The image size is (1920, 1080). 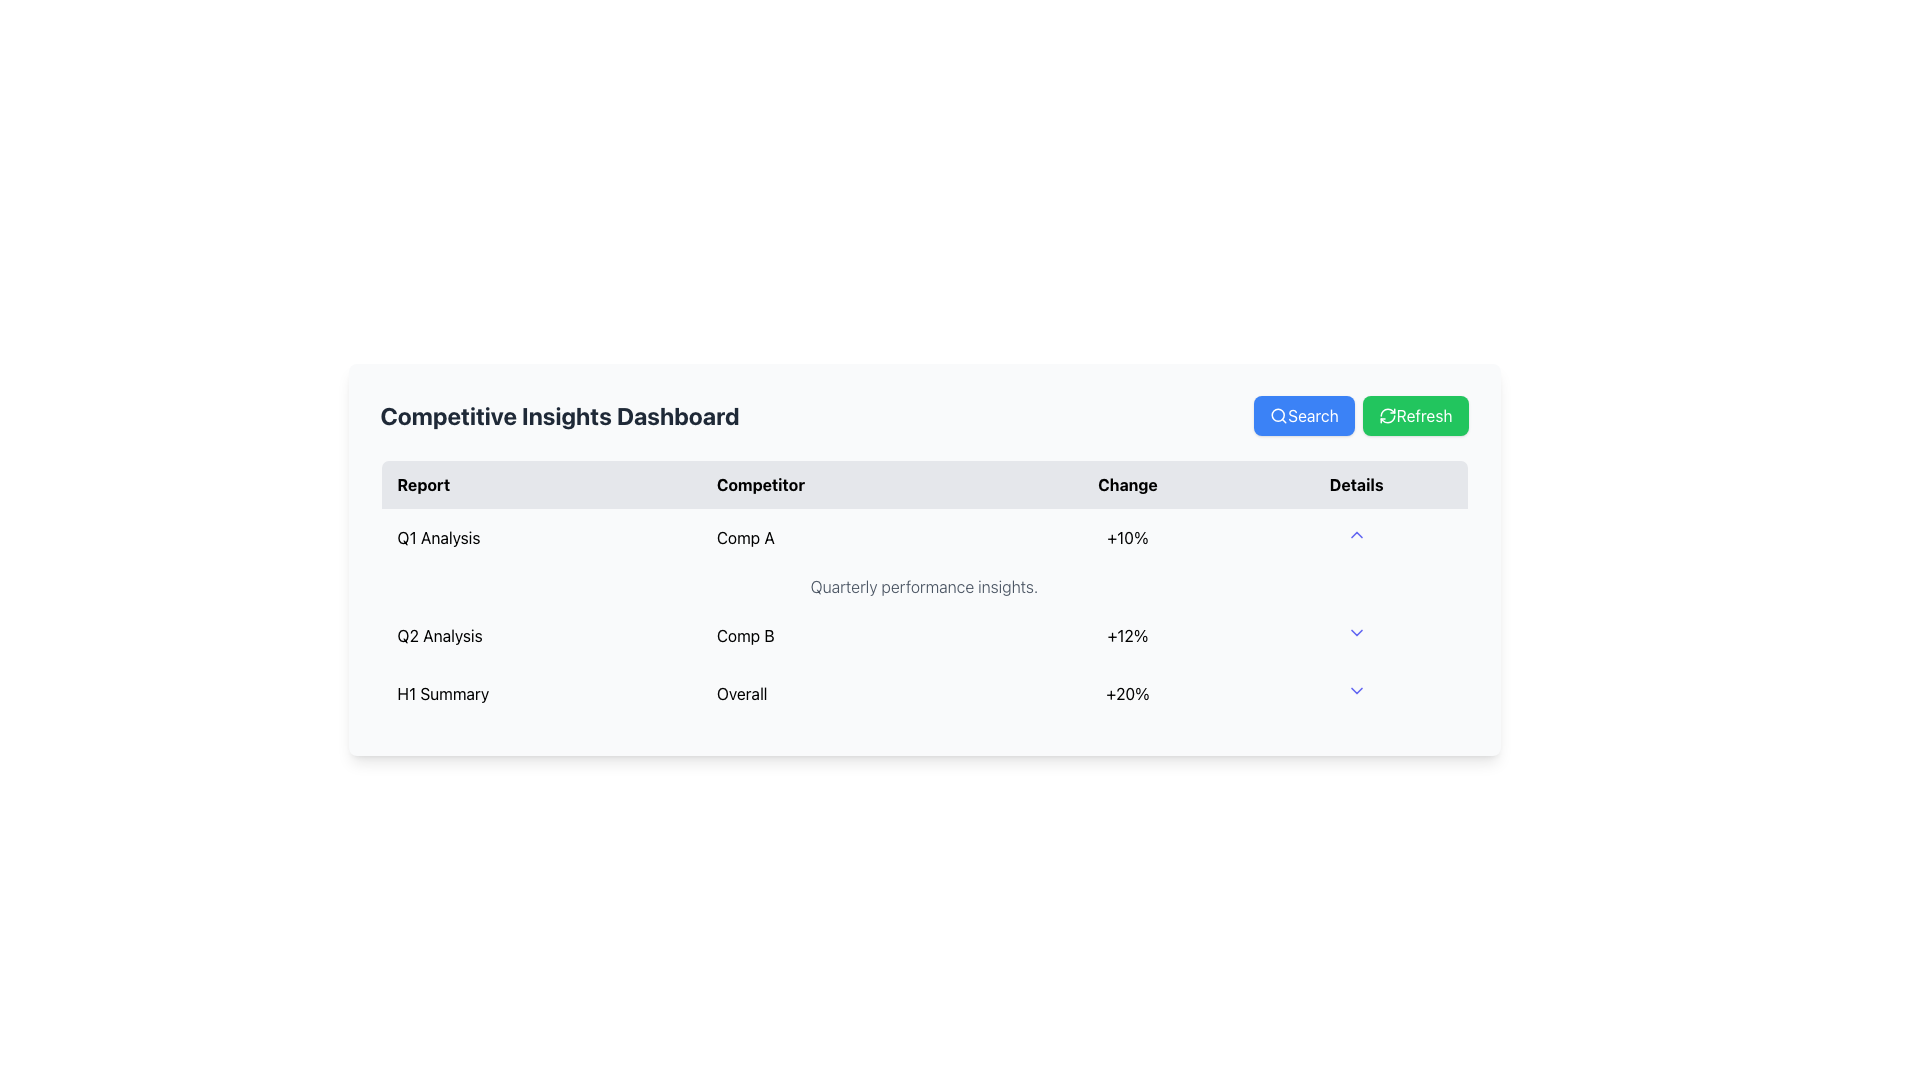 I want to click on the upward-facing chevron icon in the 'Details' column of the 'Q1 Analysis' row, so click(x=1356, y=536).